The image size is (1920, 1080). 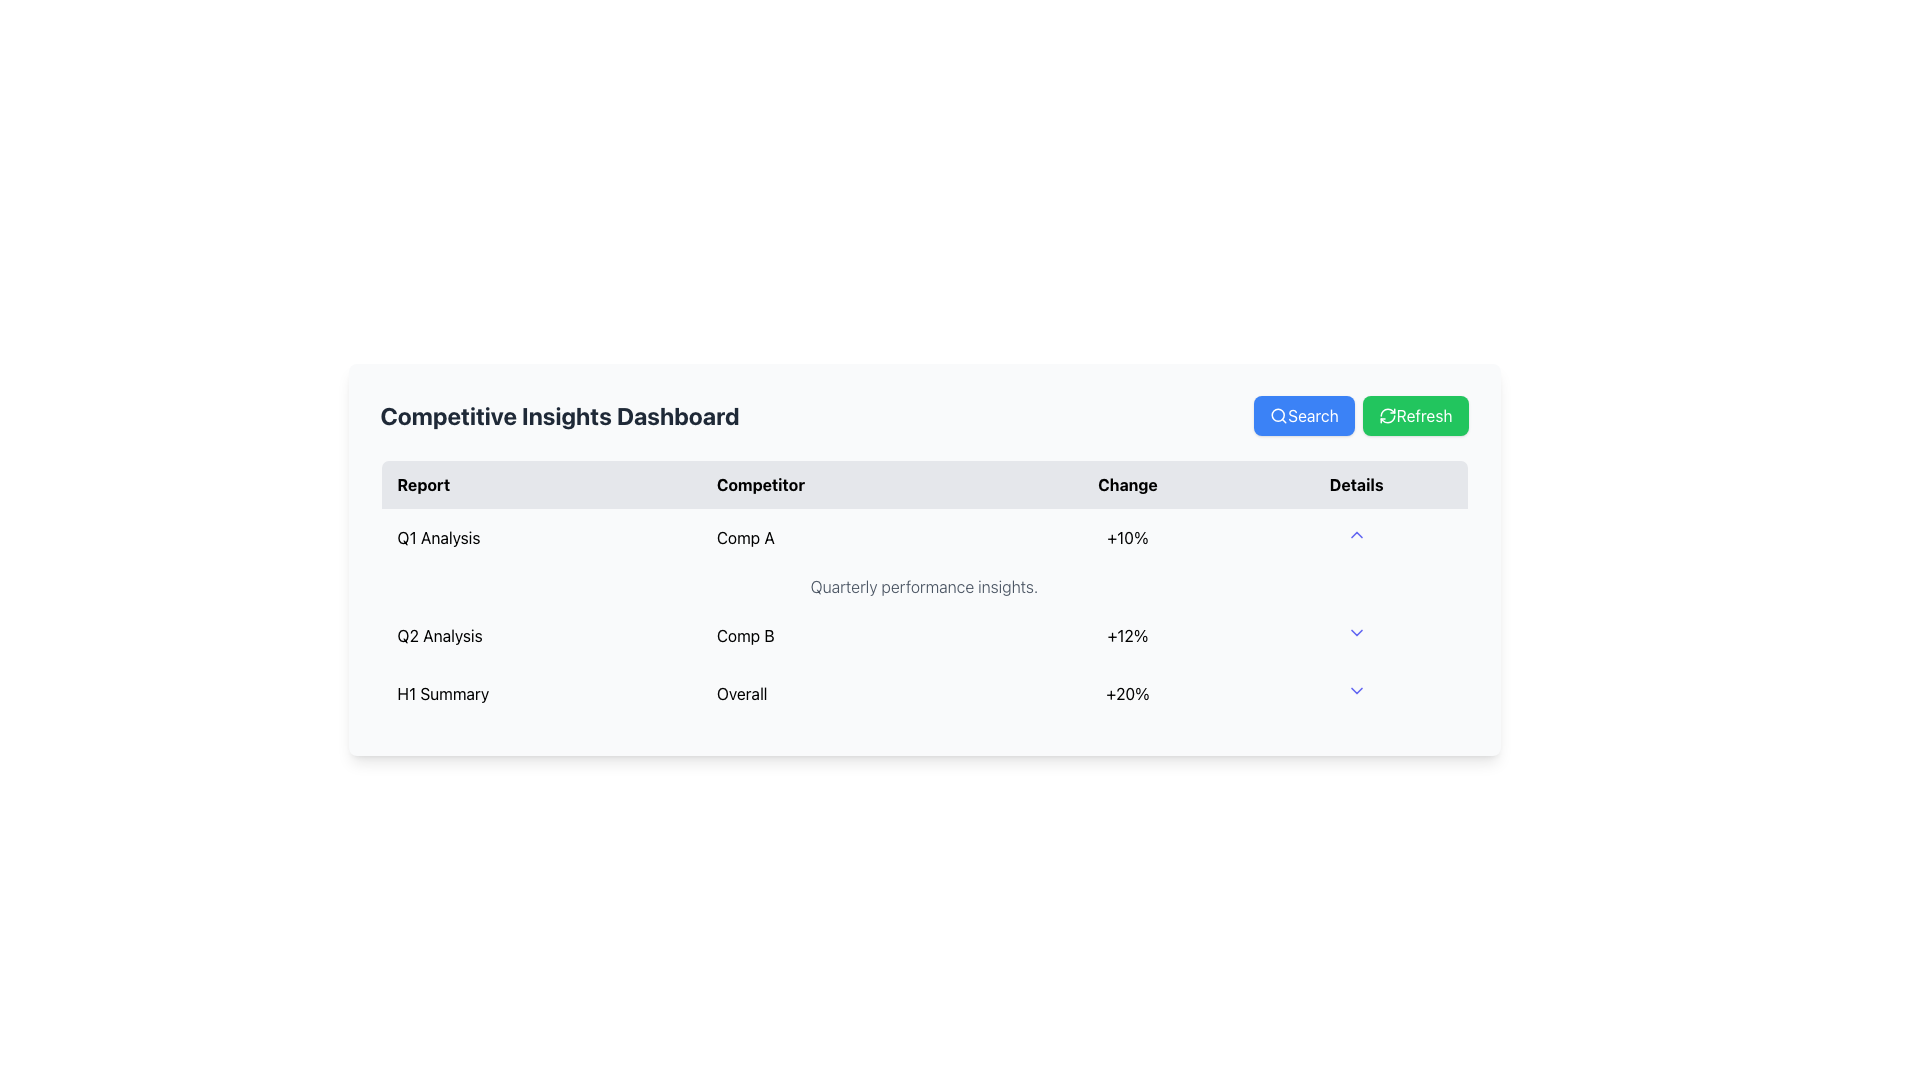 I want to click on the upward-facing chevron icon in the 'Details' column of the 'Q1 Analysis' row, so click(x=1356, y=536).